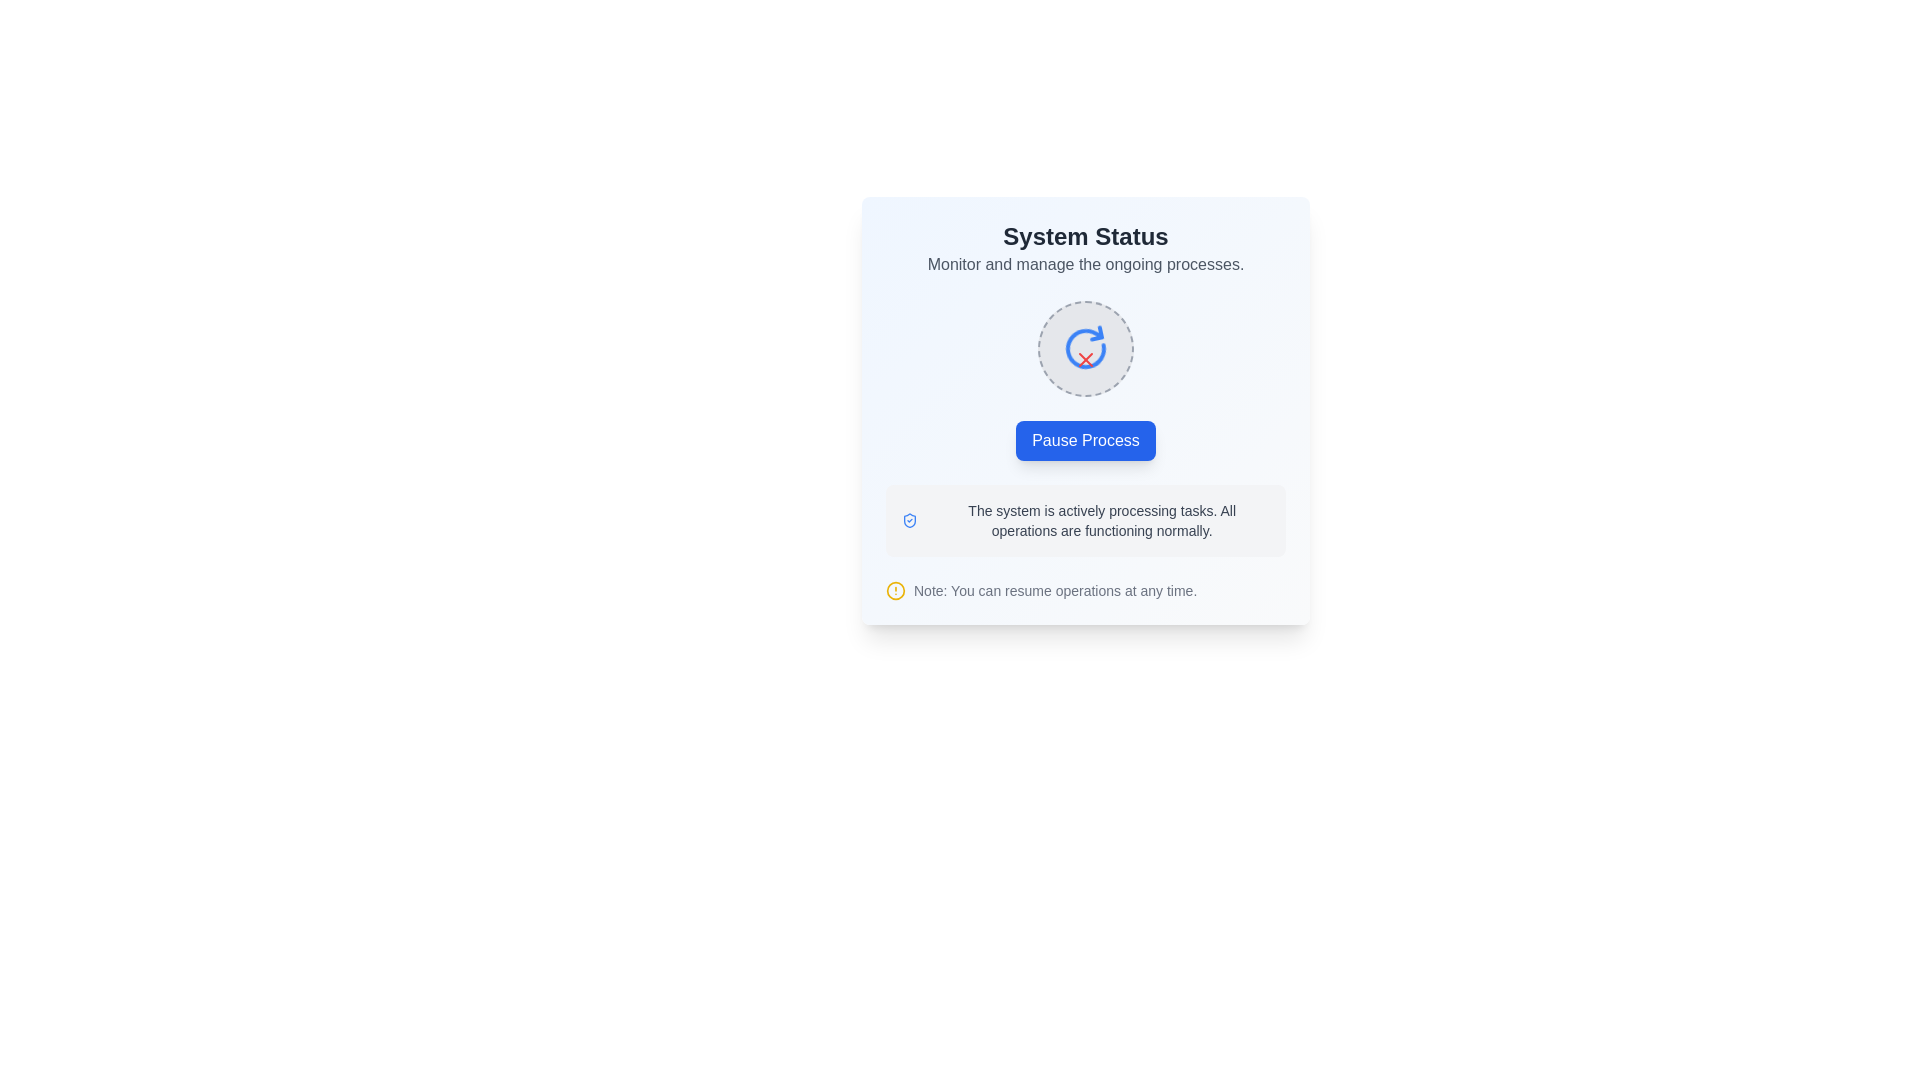 This screenshot has height=1080, width=1920. I want to click on the 'Pause Process' button, which is a rectangular button with a blue background and white text, so click(1084, 439).